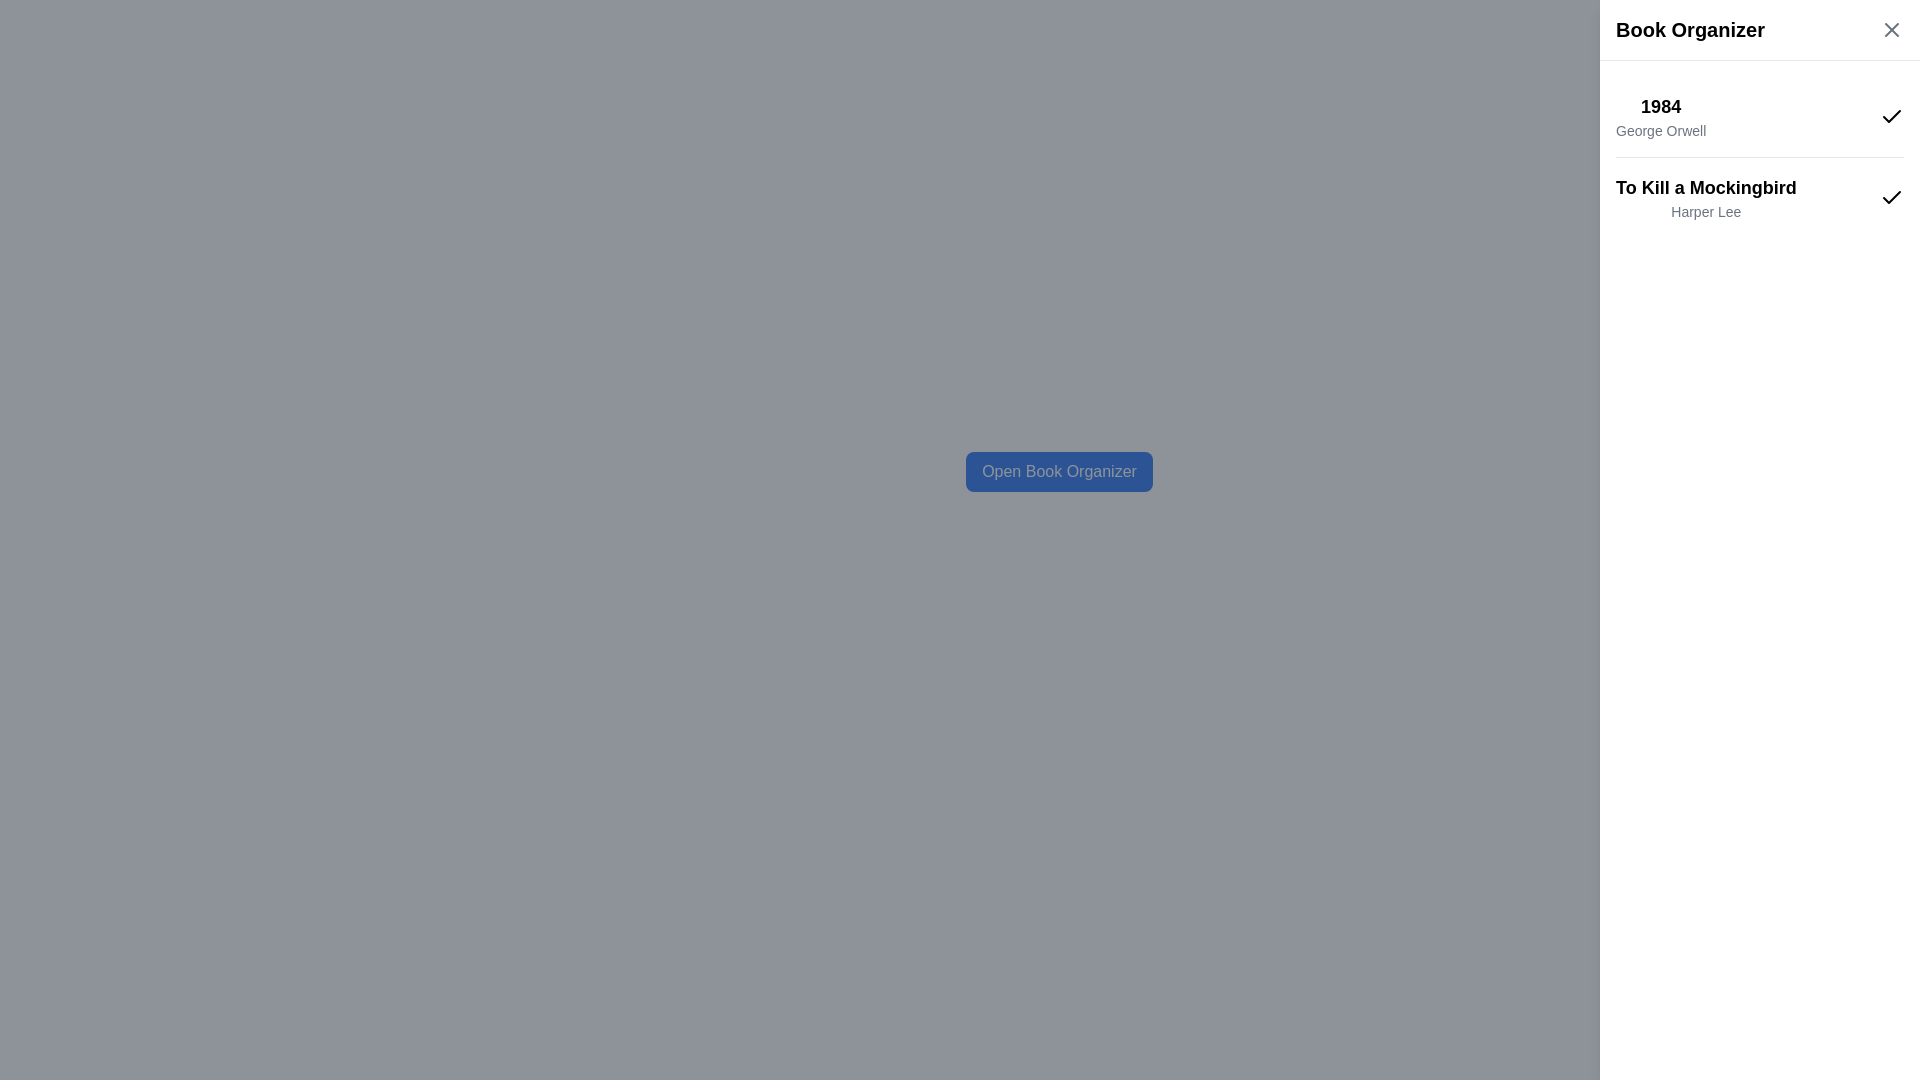 This screenshot has width=1920, height=1080. I want to click on the 'X' icon button in the top-right corner of the 'Book Organizer' header area to change its color, so click(1890, 30).